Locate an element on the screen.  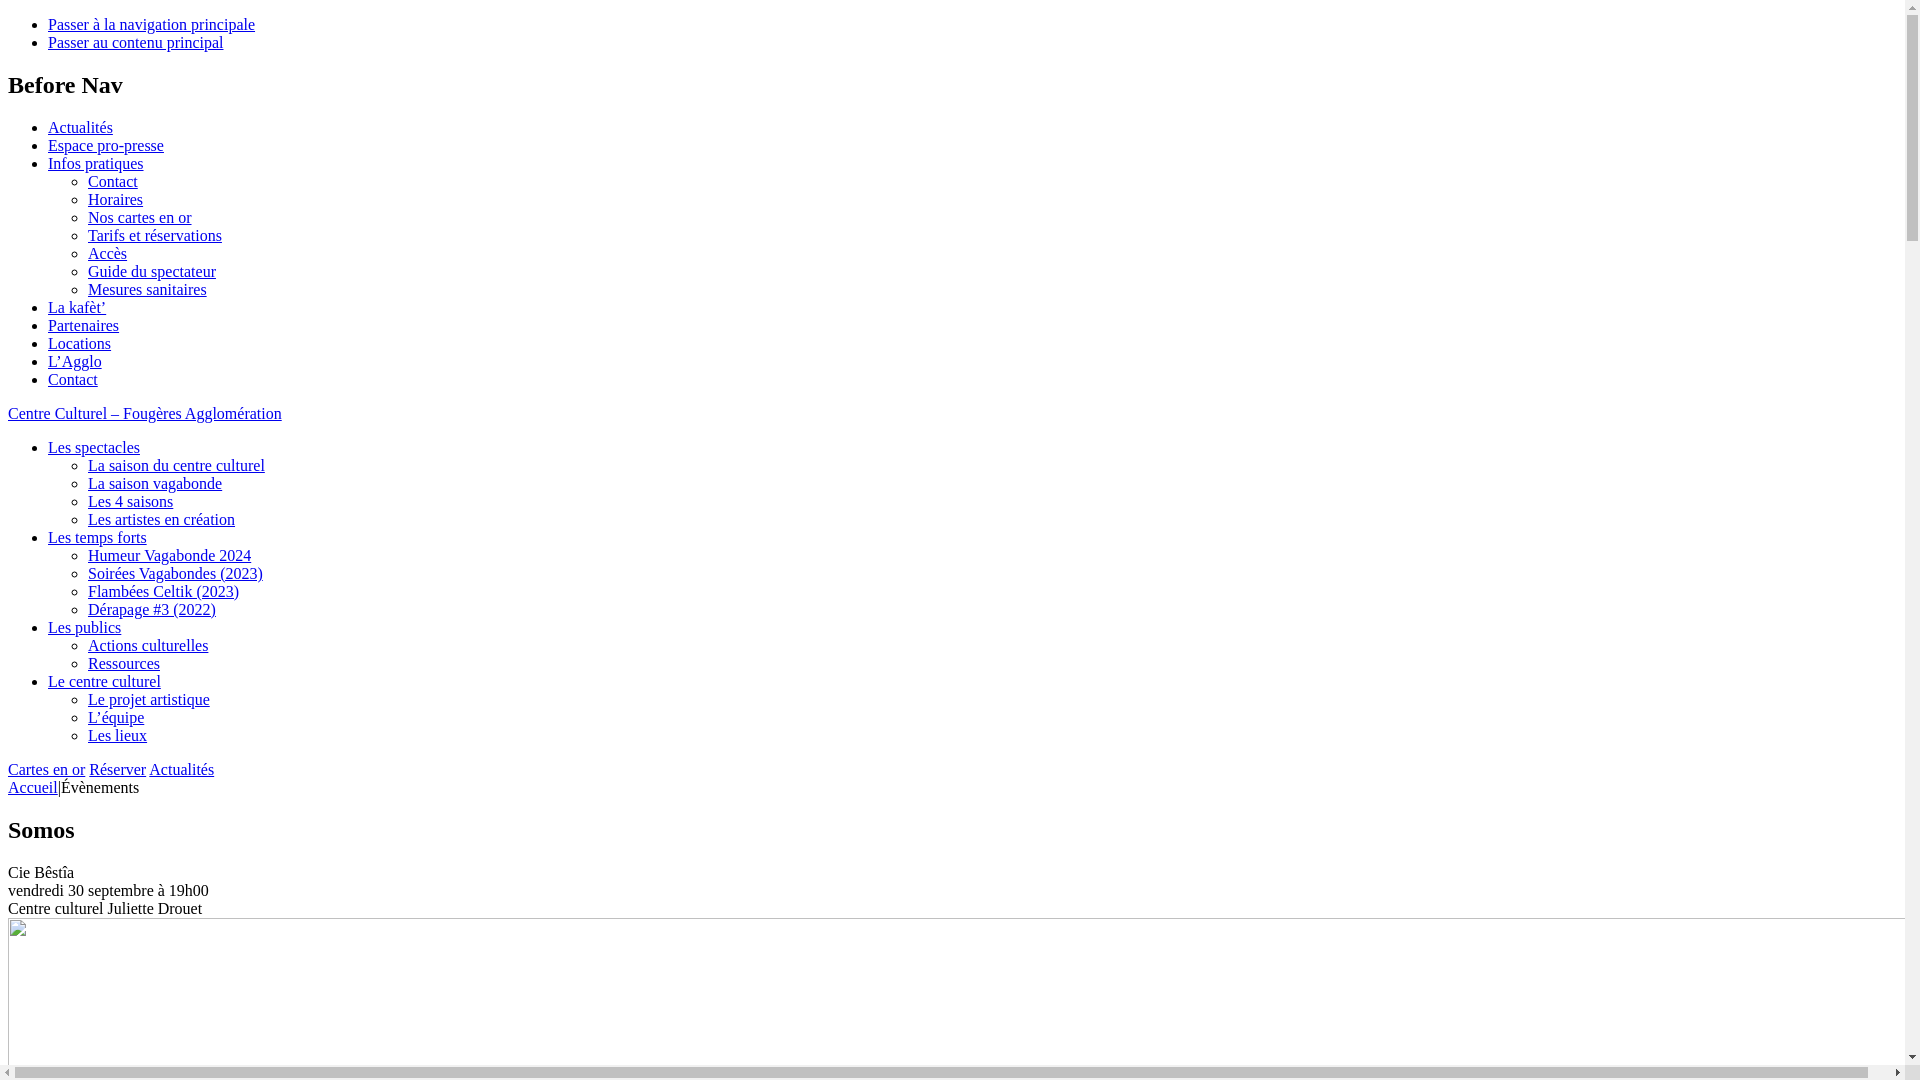
'Cartes en or' is located at coordinates (8, 768).